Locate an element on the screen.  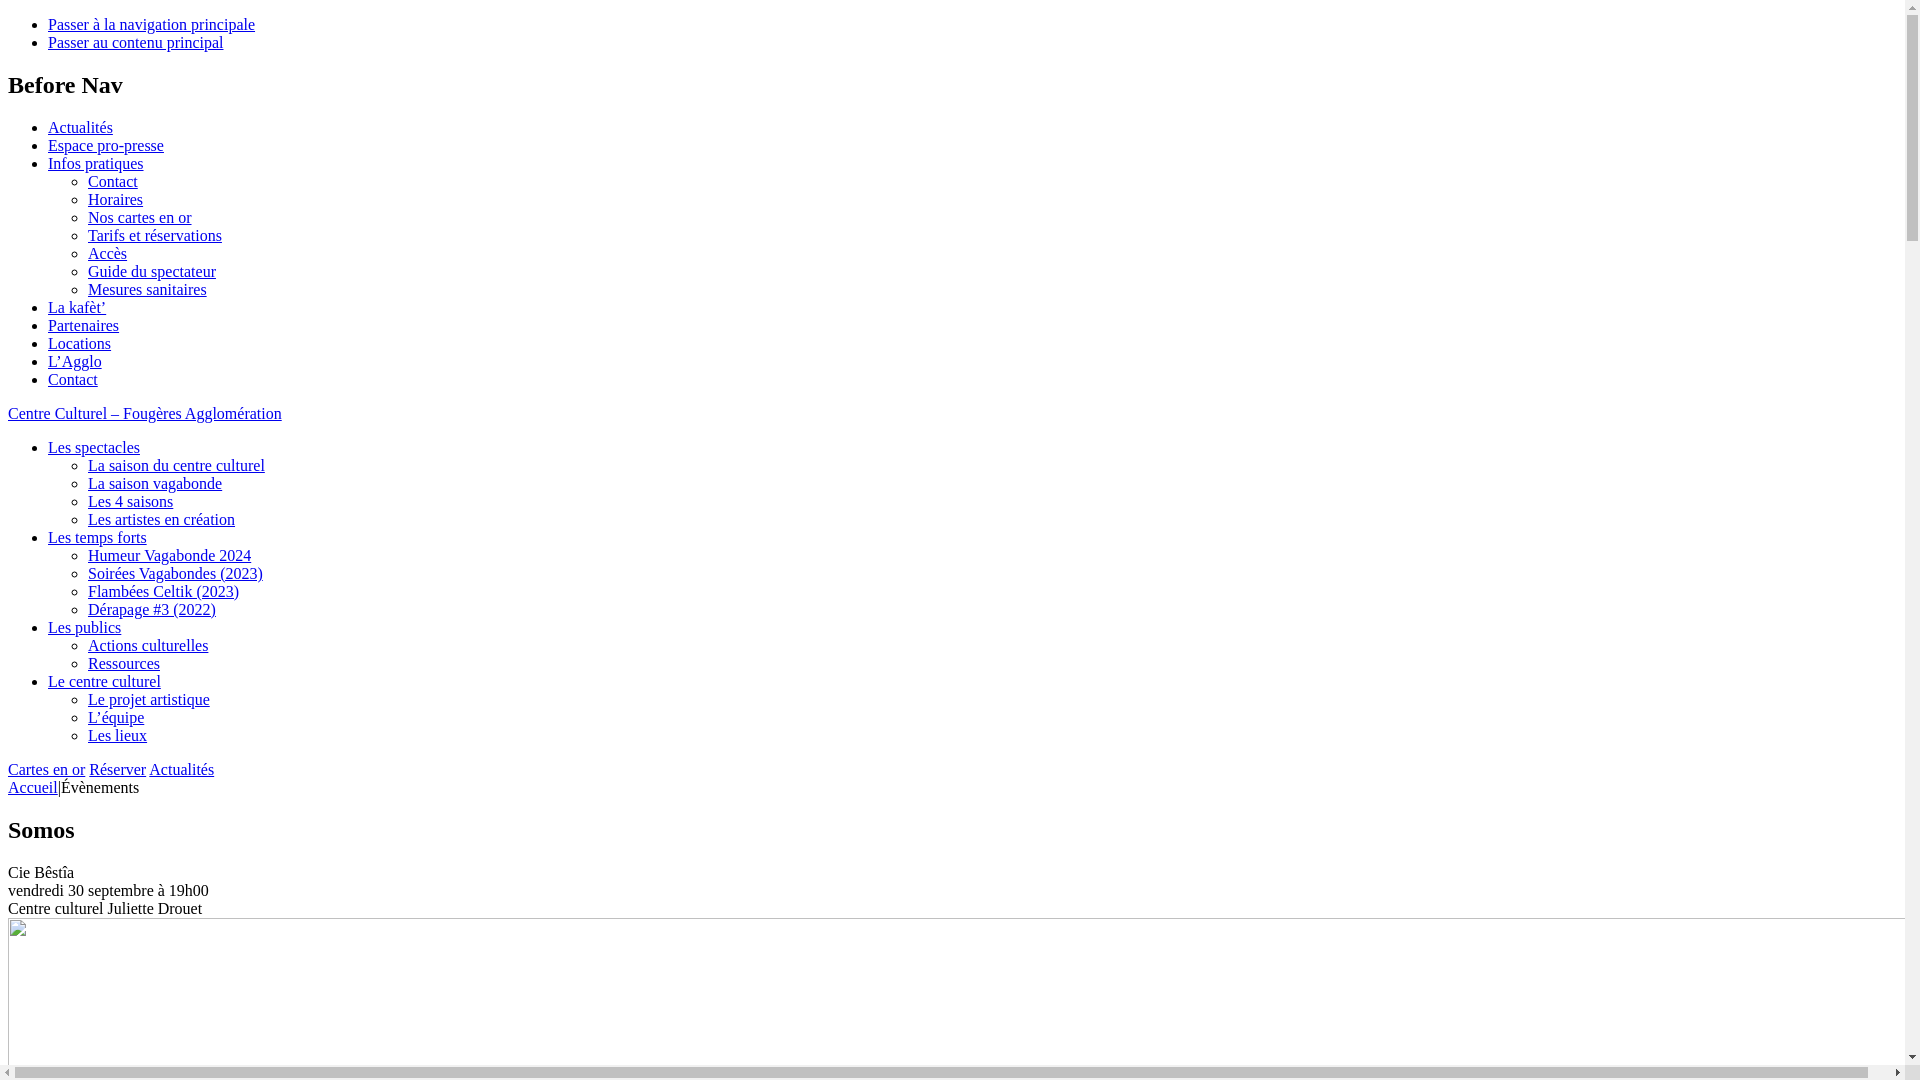
'Cartes en or' is located at coordinates (8, 768).